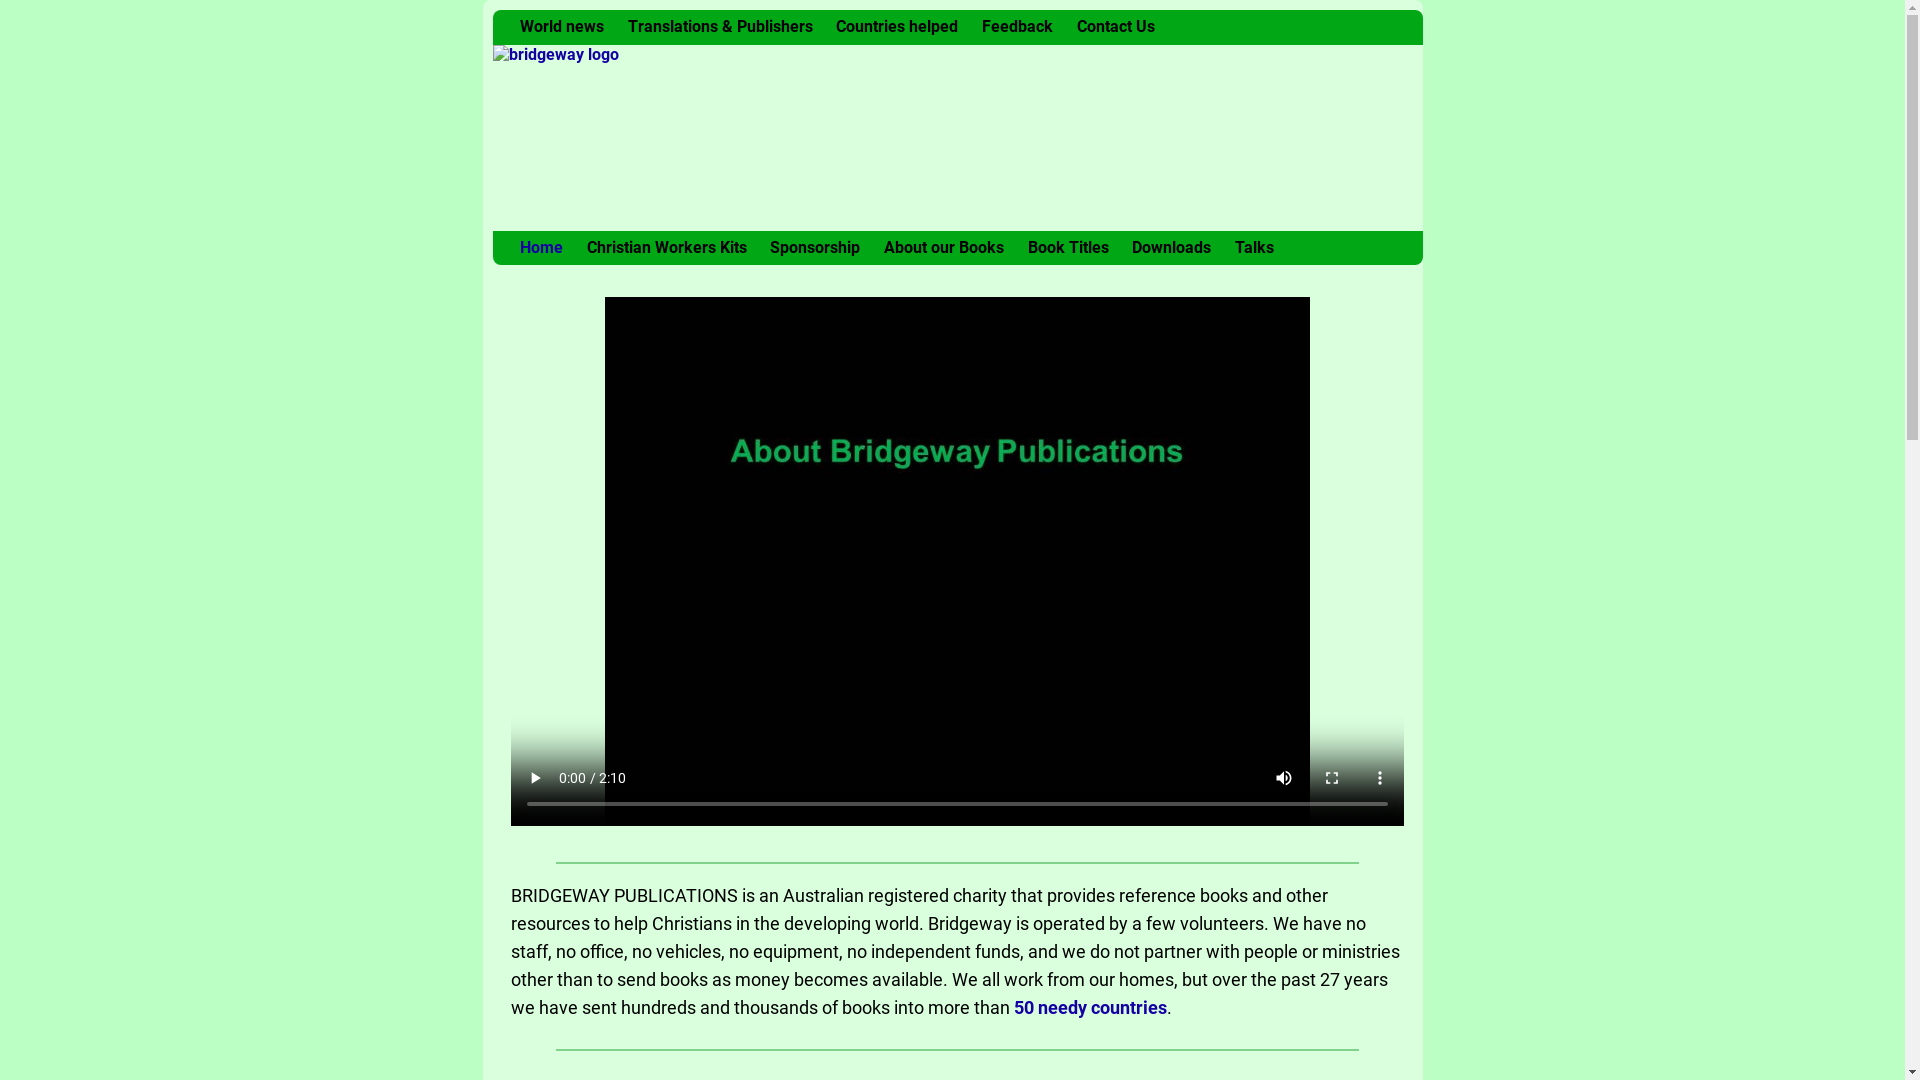  Describe the element at coordinates (1067, 247) in the screenshot. I see `'Book Titles'` at that location.